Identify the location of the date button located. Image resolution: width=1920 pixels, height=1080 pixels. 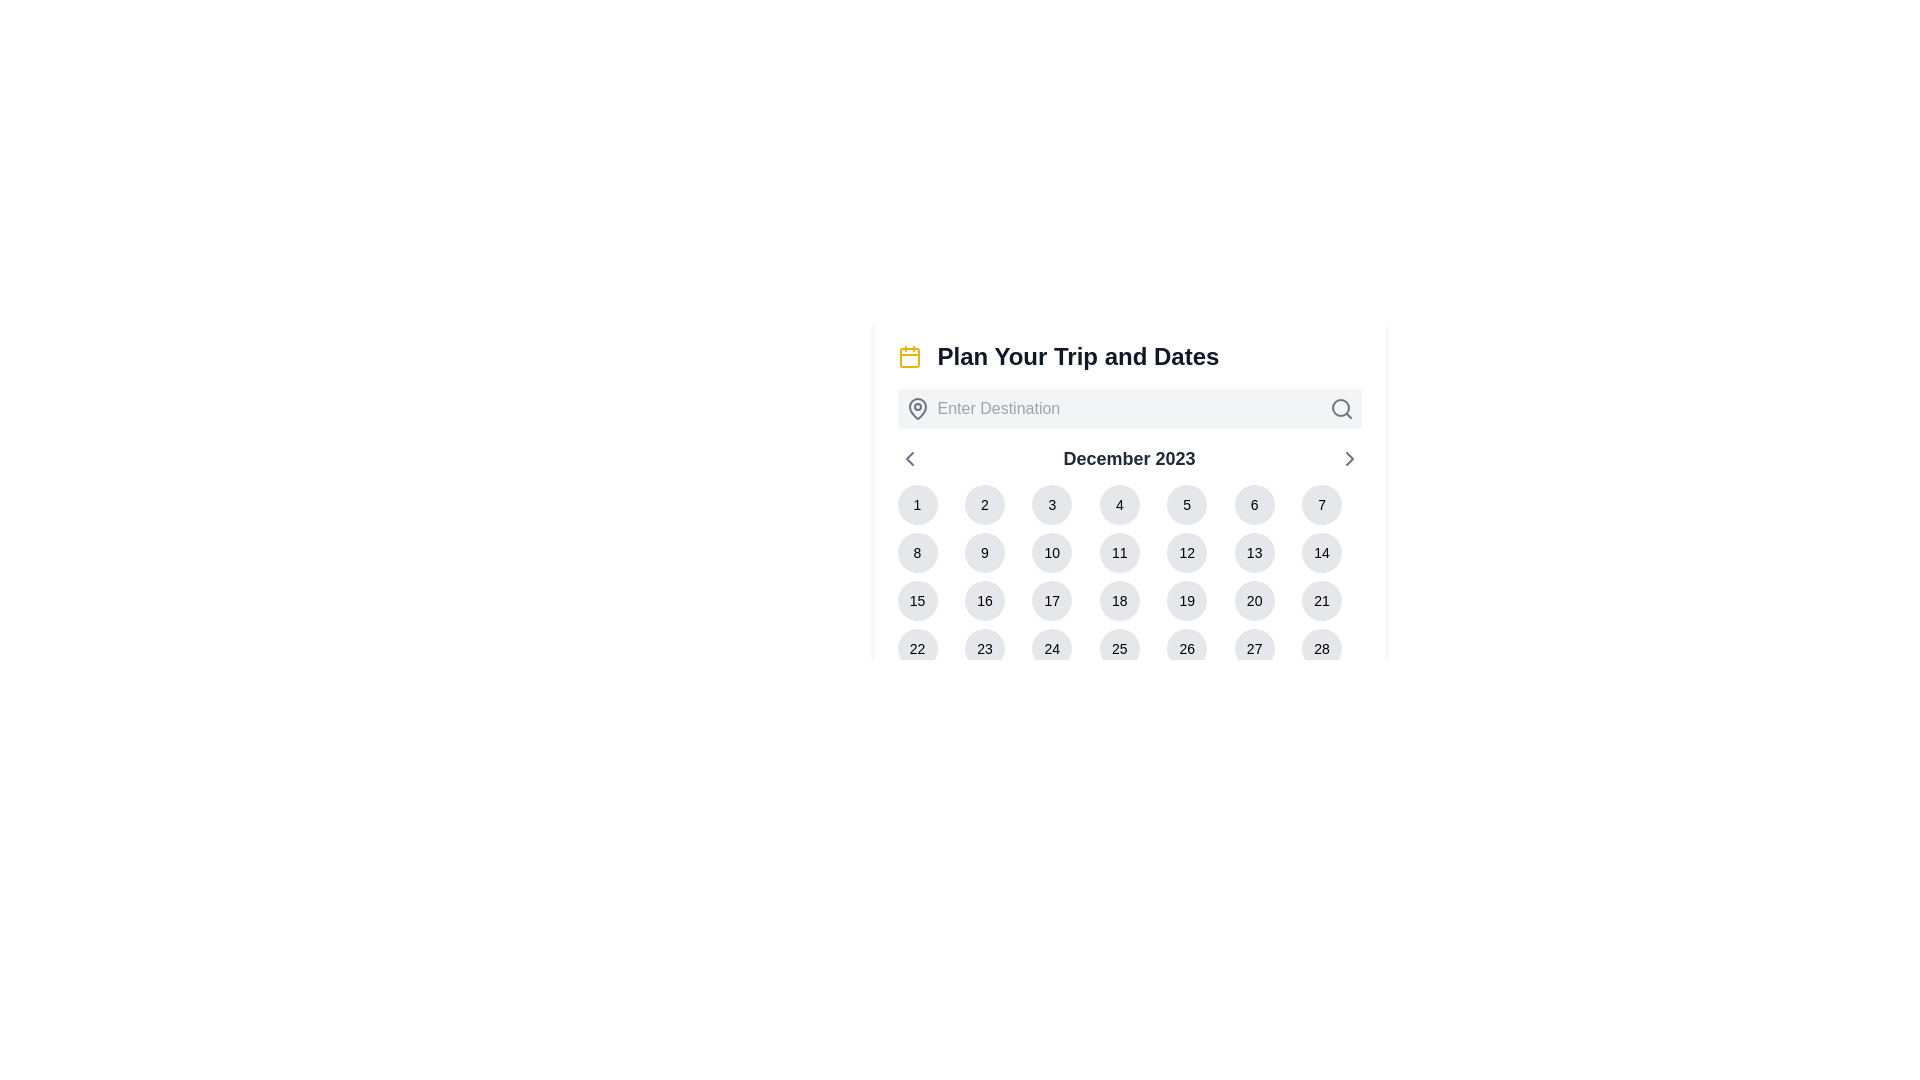
(1253, 600).